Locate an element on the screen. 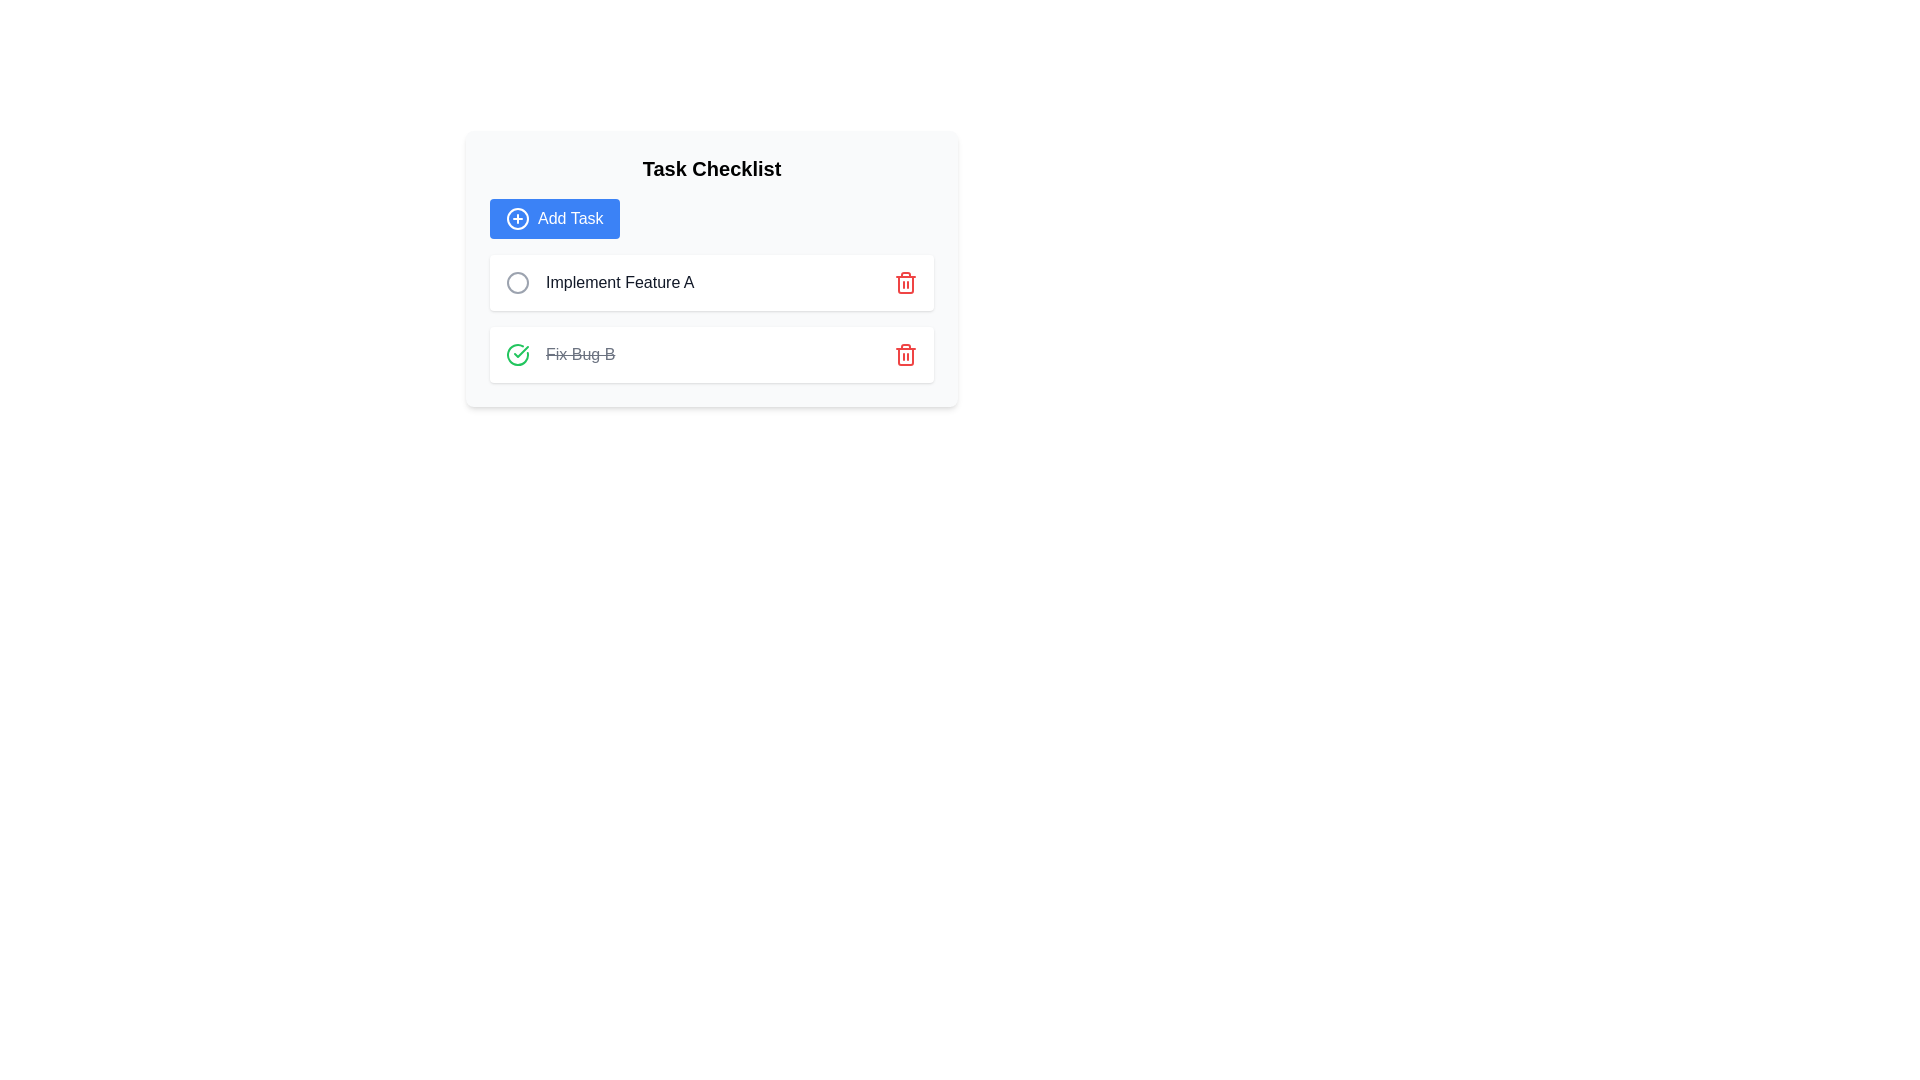 The image size is (1920, 1080). text element that serves as the title for the task checklist section, located centrally at the top of the section is located at coordinates (711, 168).